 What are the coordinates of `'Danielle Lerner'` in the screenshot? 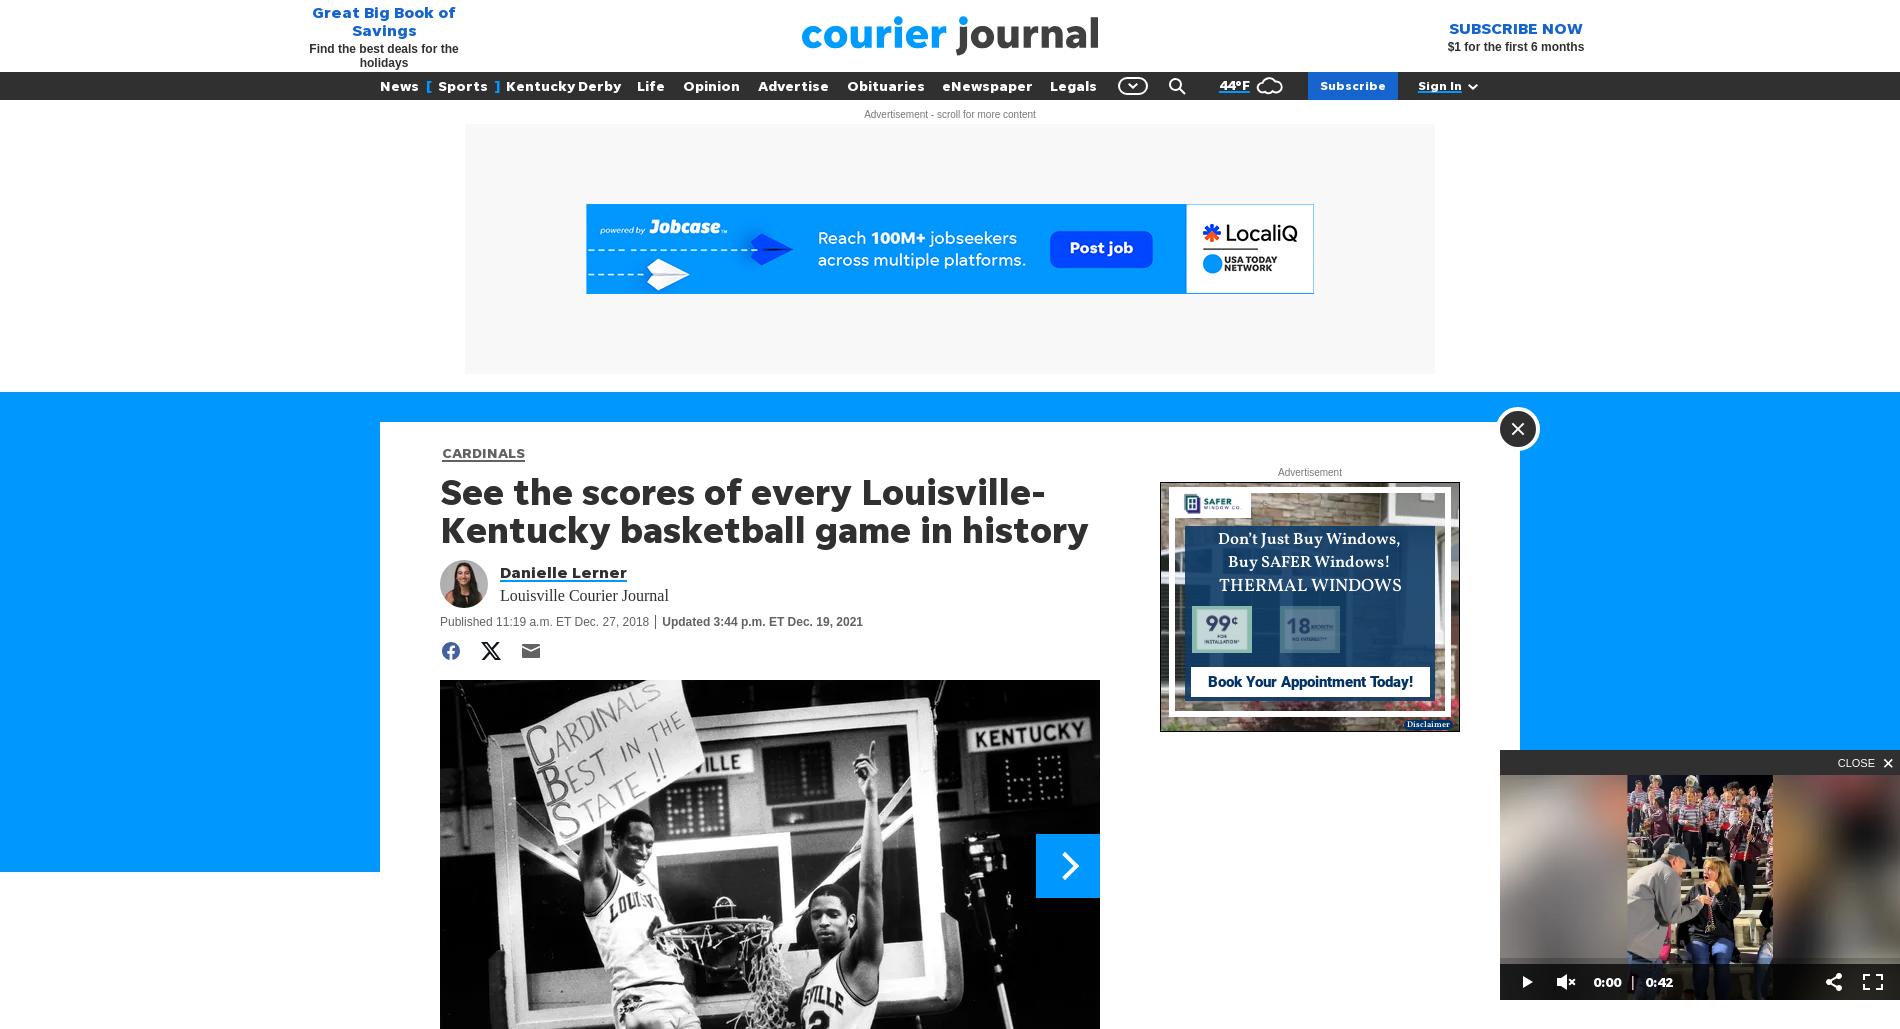 It's located at (500, 571).